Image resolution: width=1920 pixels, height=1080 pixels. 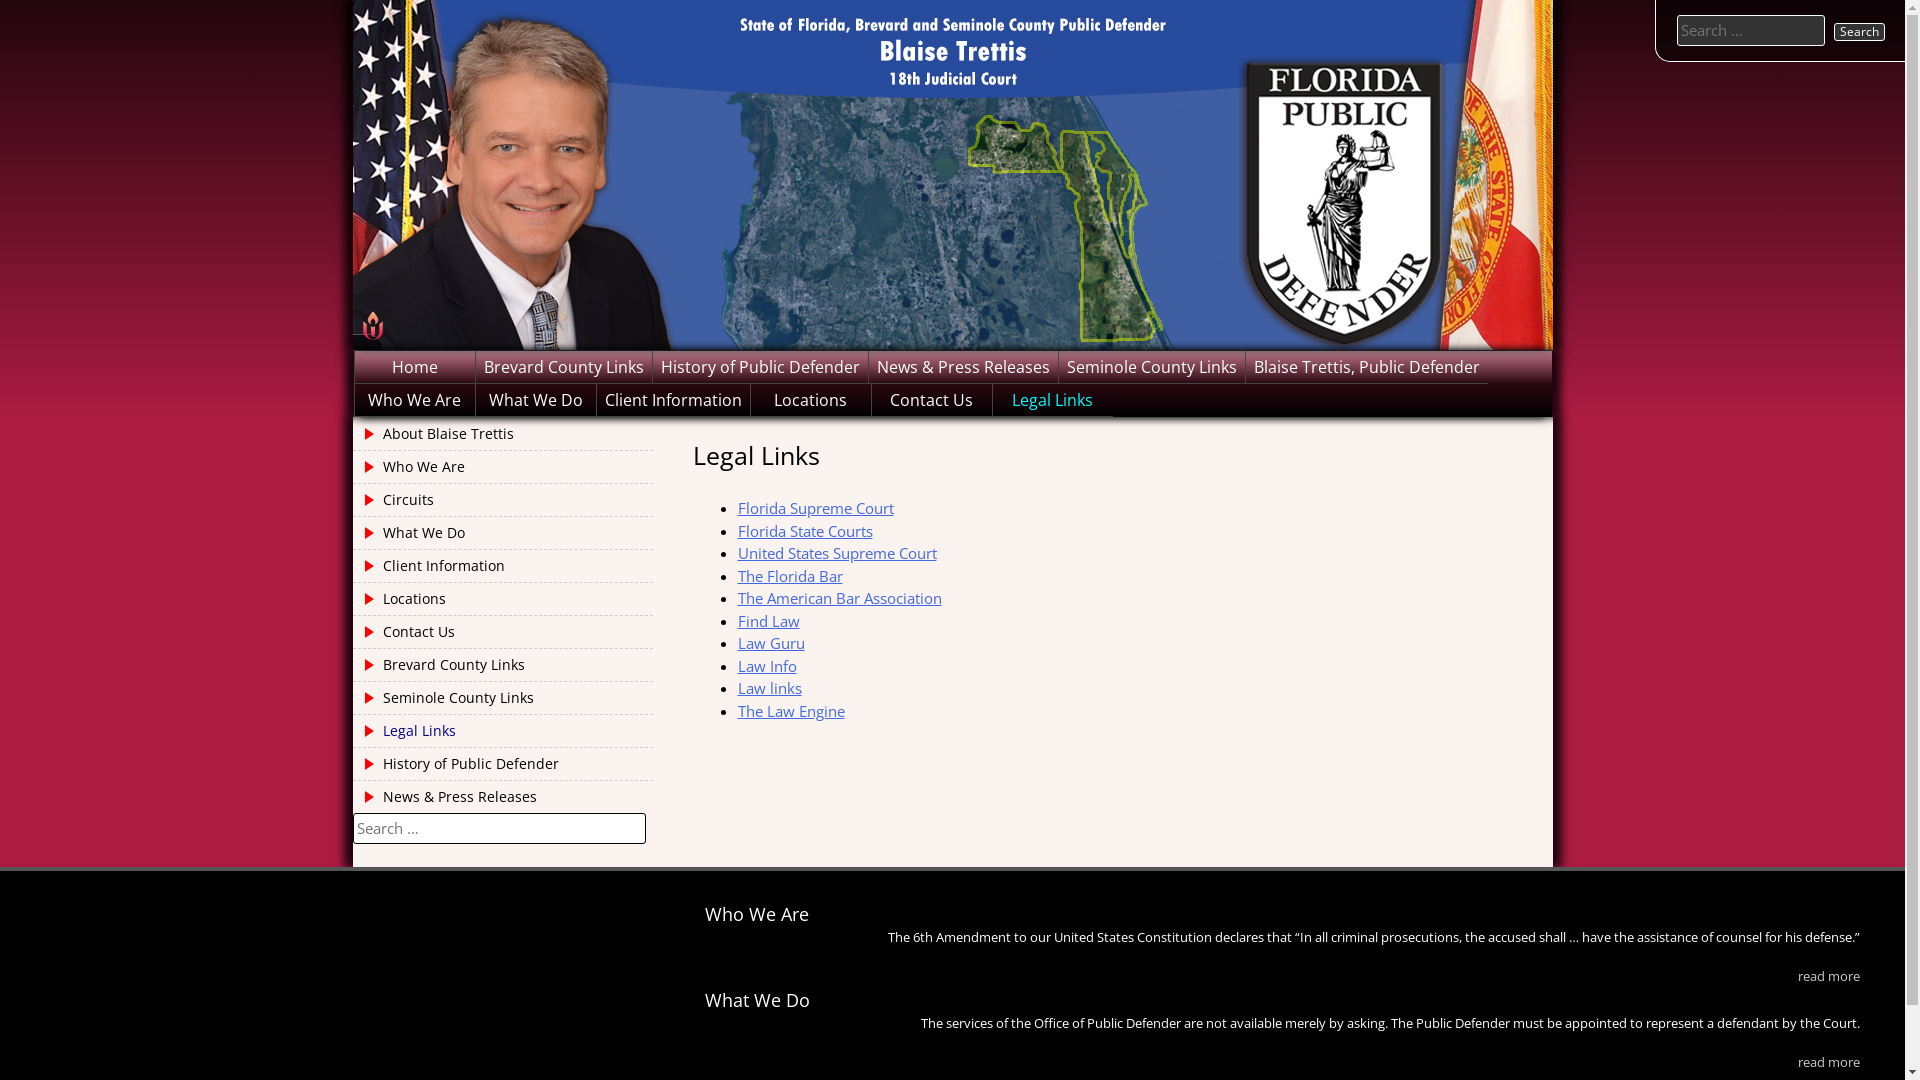 I want to click on 'Client Information', so click(x=672, y=400).